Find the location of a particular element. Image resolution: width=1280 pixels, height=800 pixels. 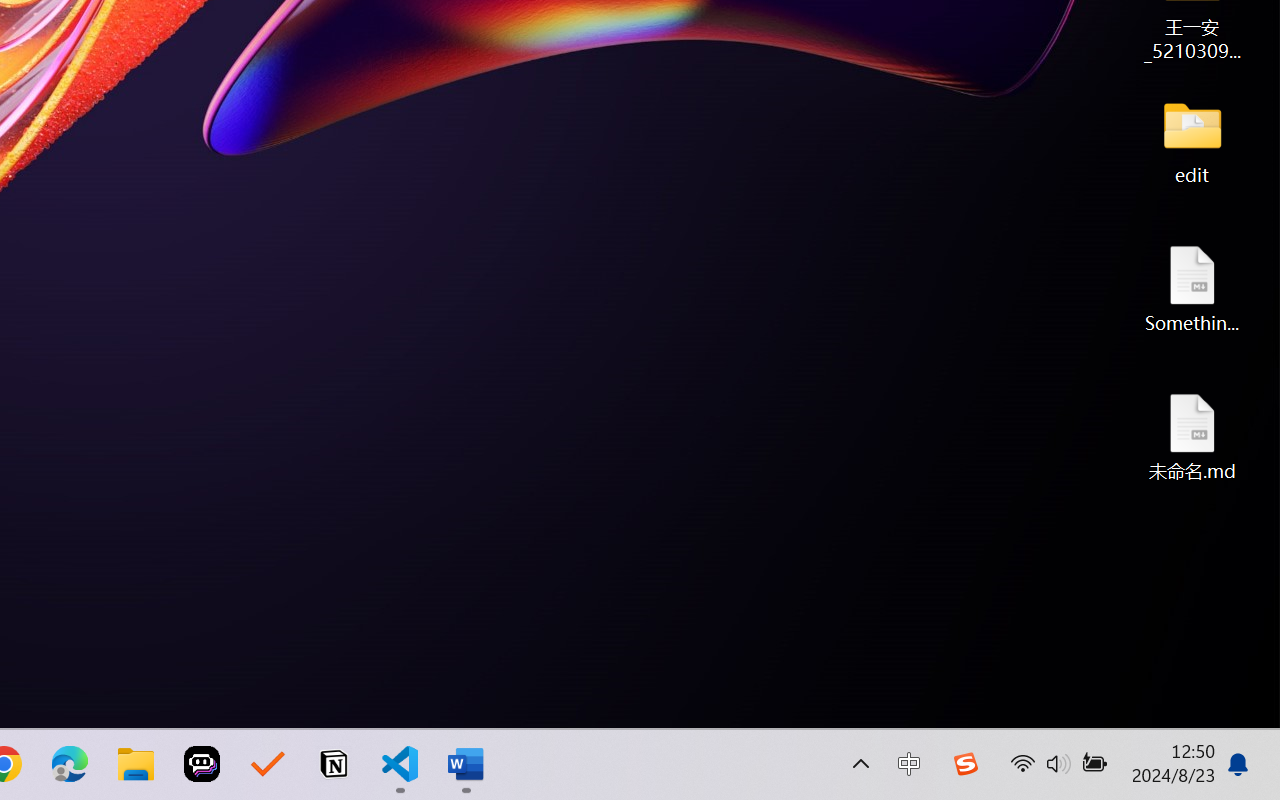

'Something.md' is located at coordinates (1192, 288).